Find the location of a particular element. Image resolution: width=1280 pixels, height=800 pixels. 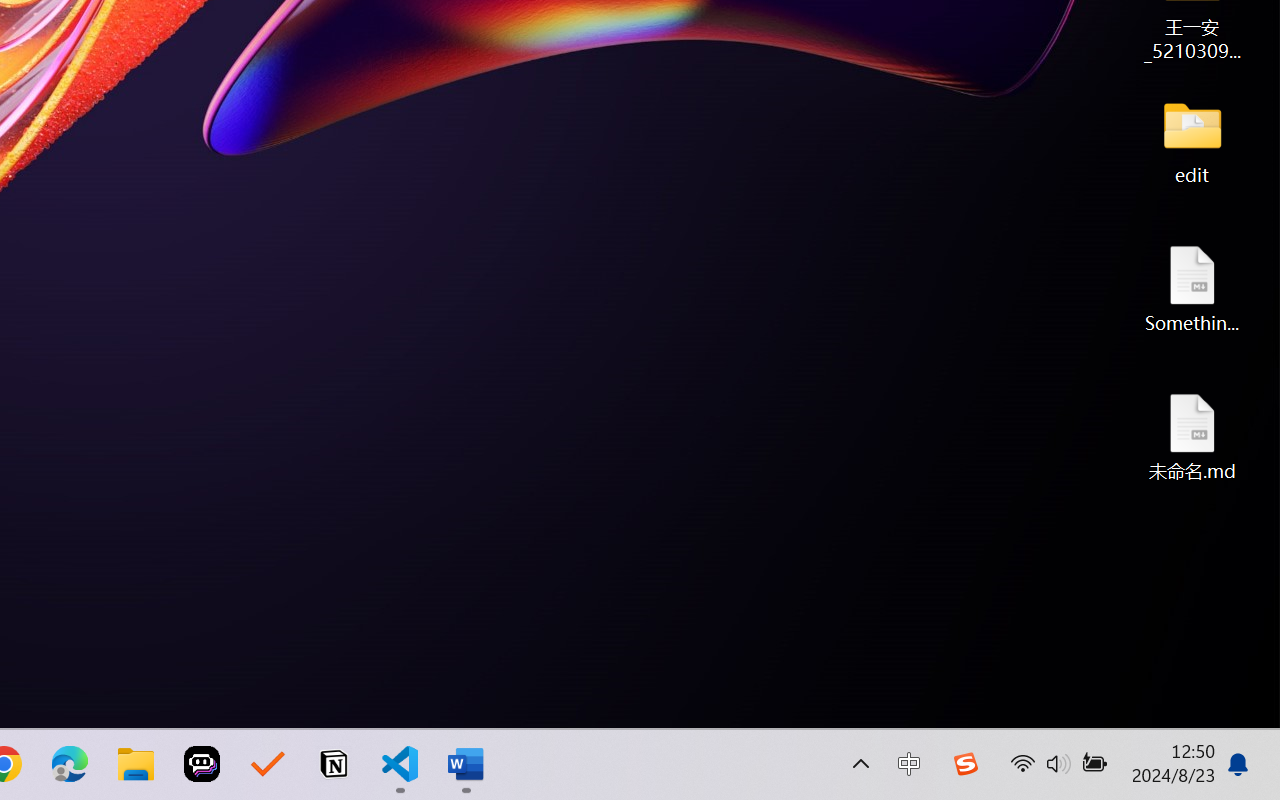

'Something.md' is located at coordinates (1192, 288).